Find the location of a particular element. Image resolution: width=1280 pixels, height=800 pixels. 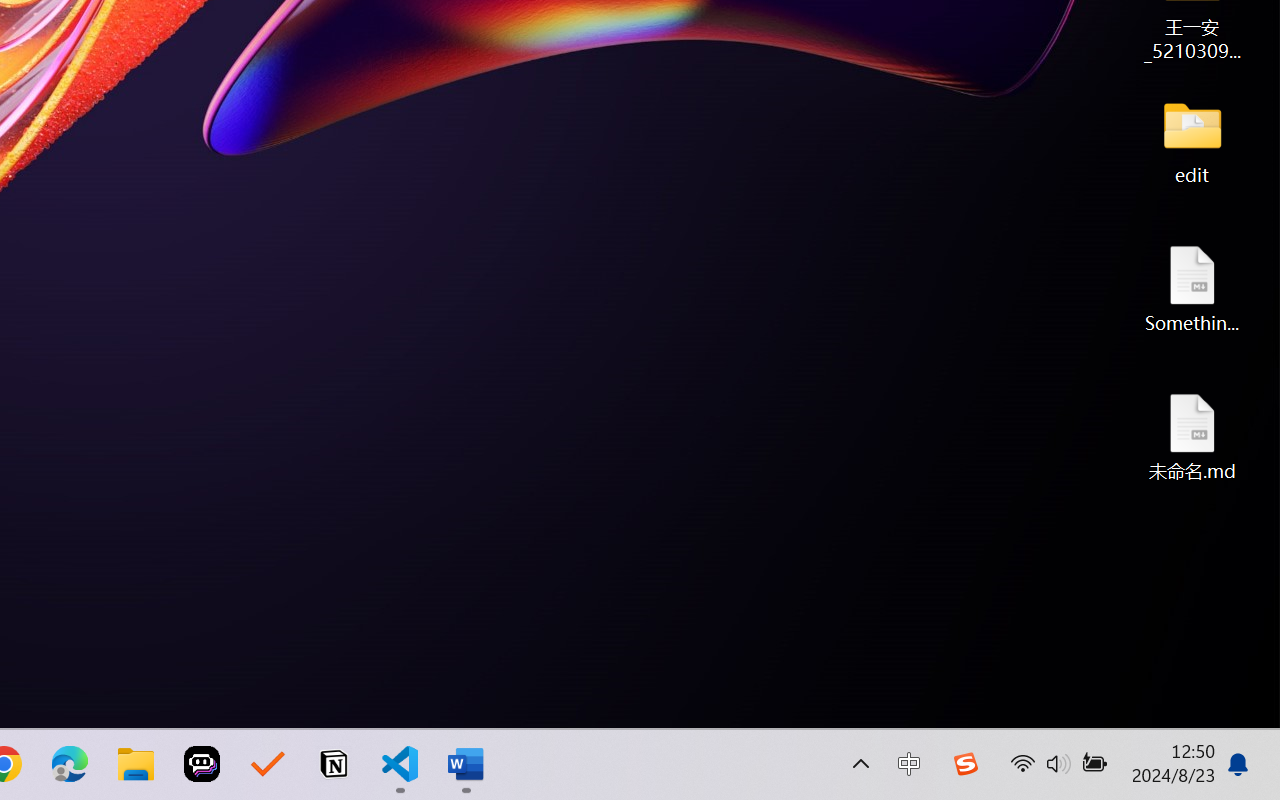

'Something.md' is located at coordinates (1192, 288).